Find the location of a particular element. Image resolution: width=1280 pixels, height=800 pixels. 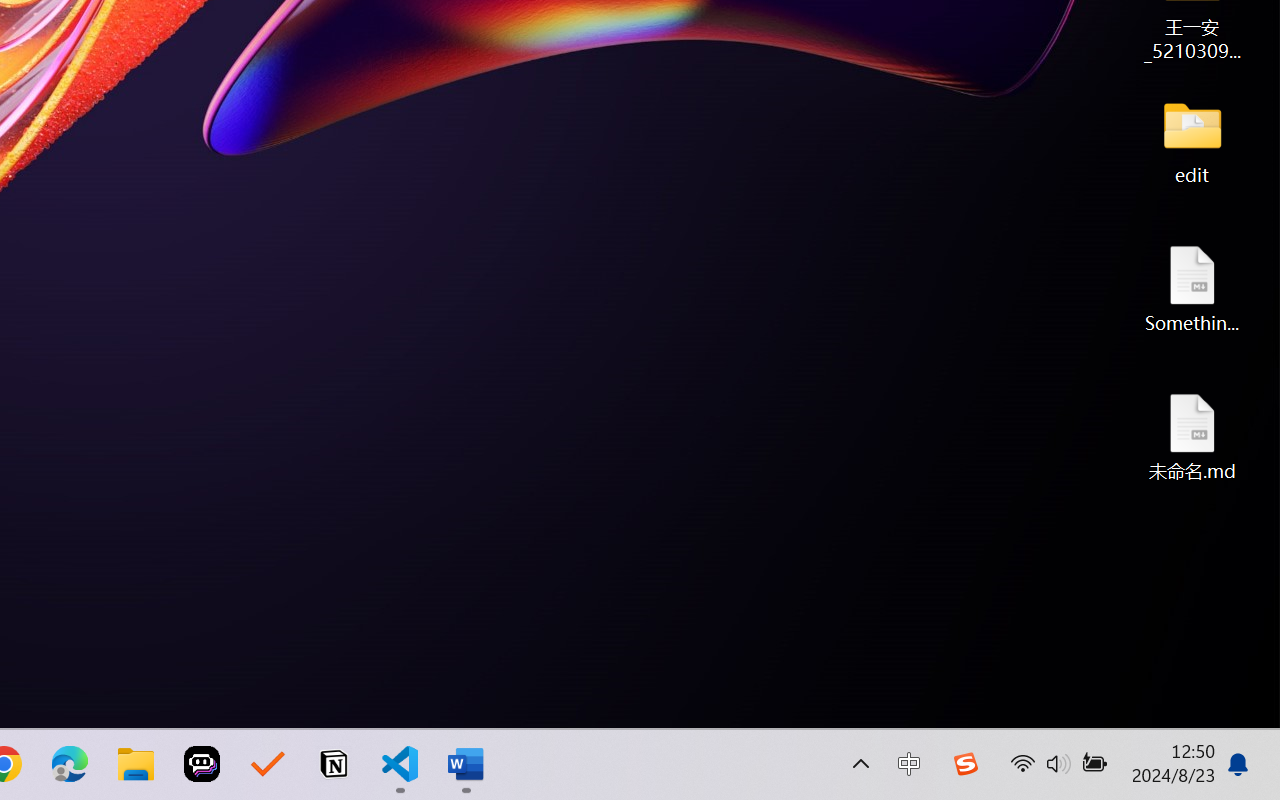

'Something.md' is located at coordinates (1192, 288).